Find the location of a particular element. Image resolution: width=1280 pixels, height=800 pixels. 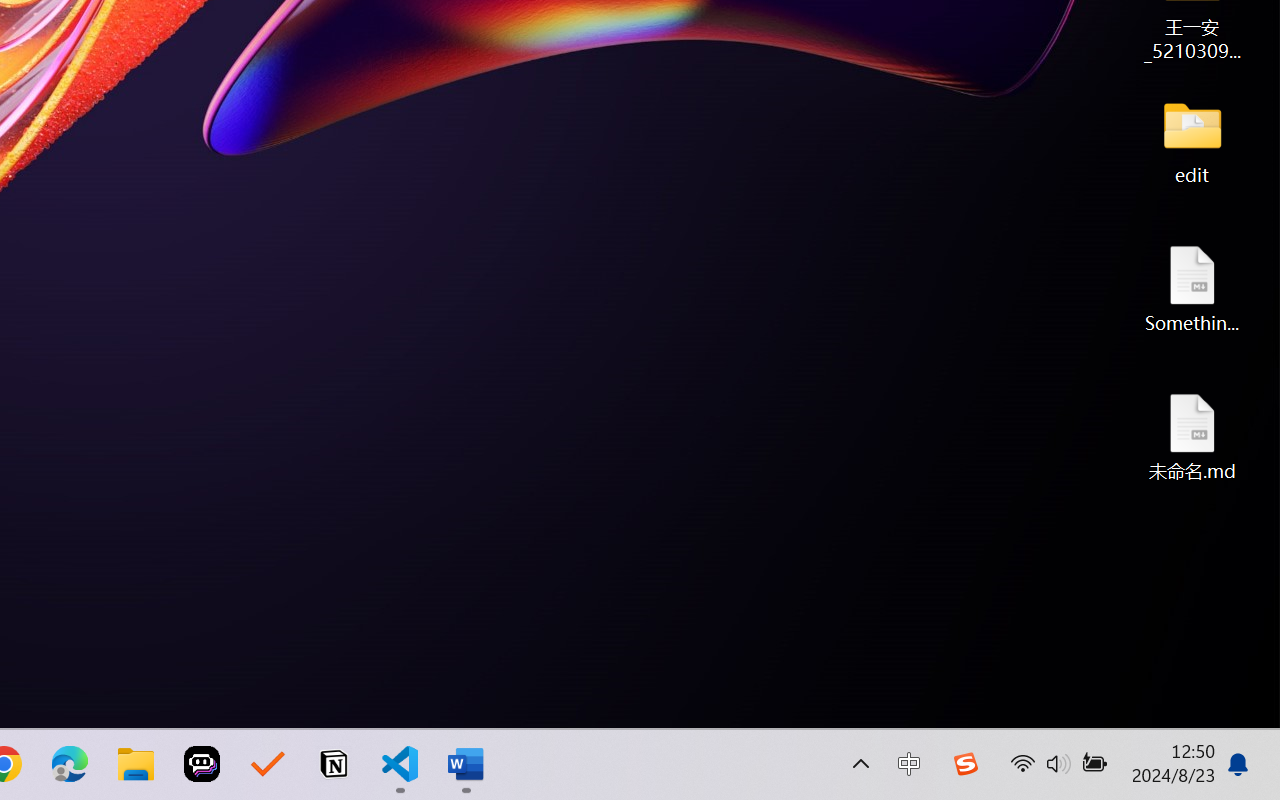

'Something.md' is located at coordinates (1192, 288).